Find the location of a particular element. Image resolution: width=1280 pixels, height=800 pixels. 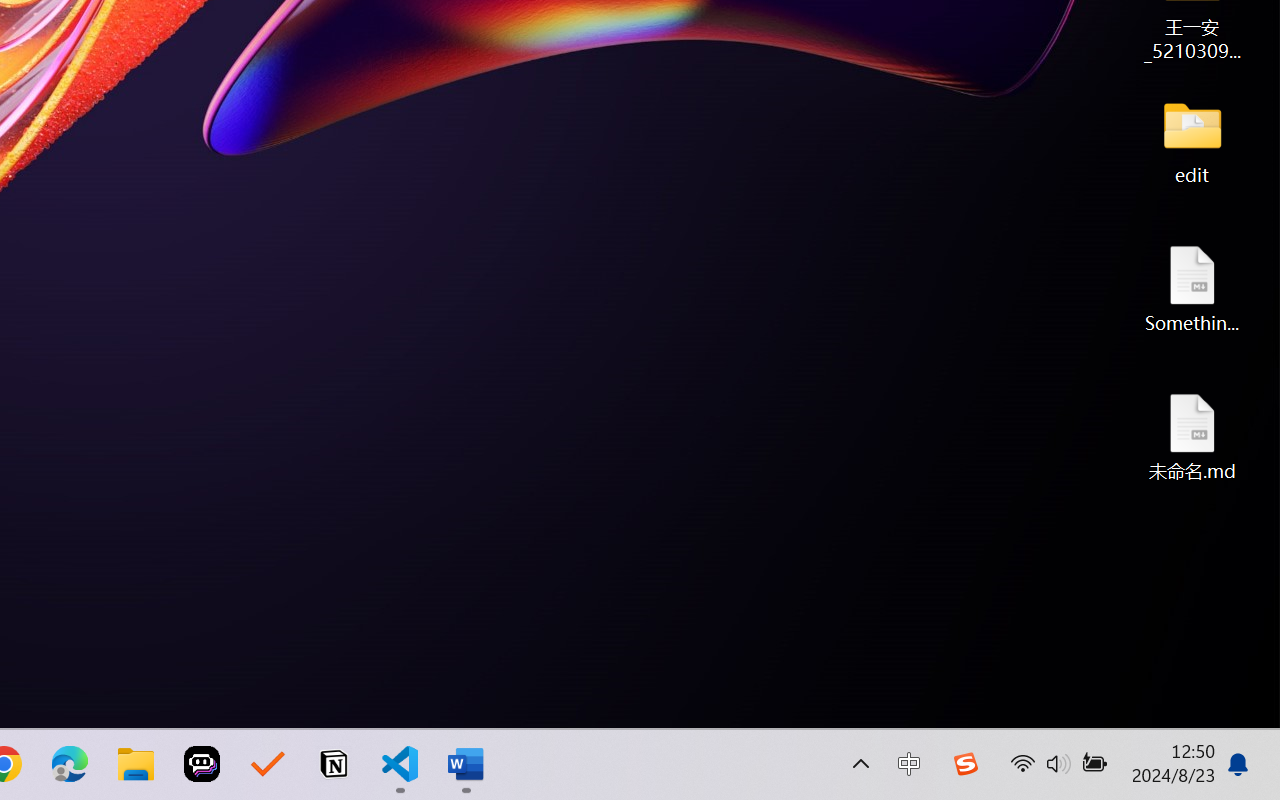

'Something.md' is located at coordinates (1192, 288).